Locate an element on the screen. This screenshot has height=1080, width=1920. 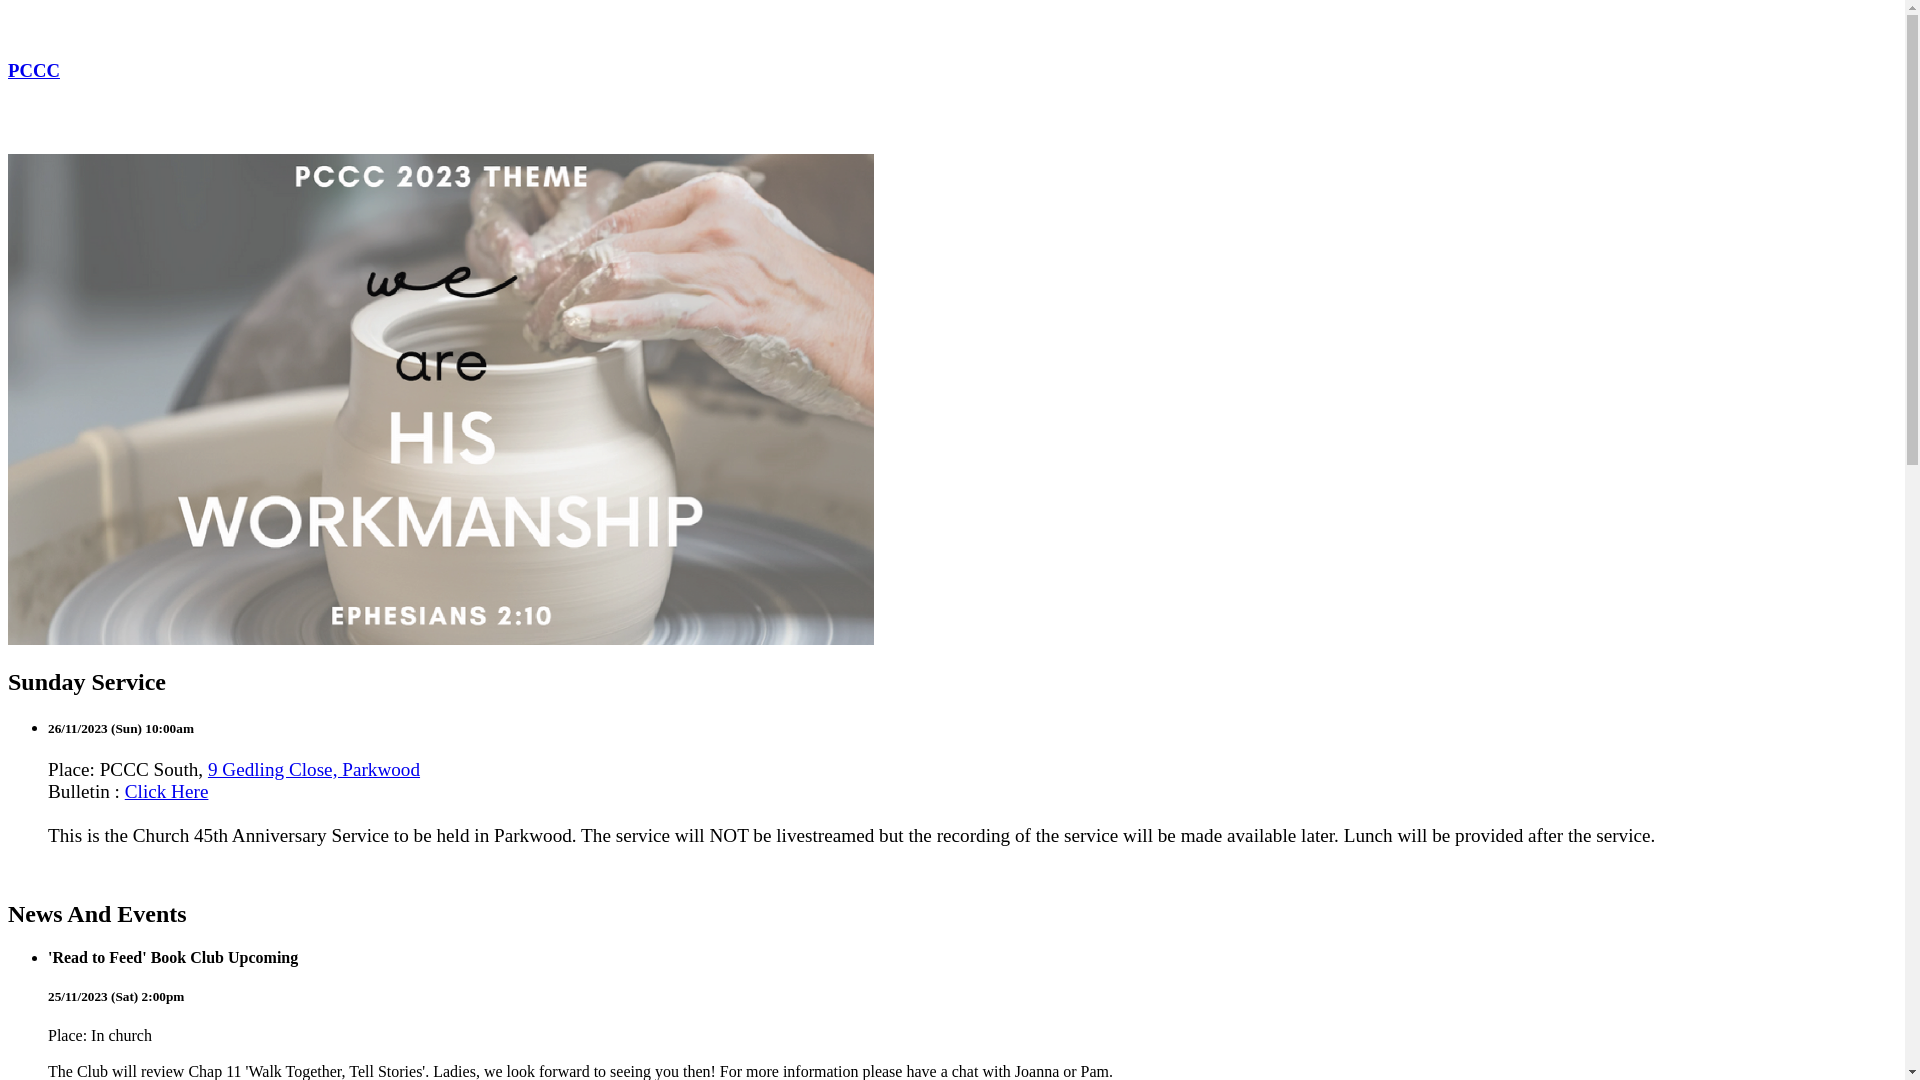
'Click Here' is located at coordinates (167, 790).